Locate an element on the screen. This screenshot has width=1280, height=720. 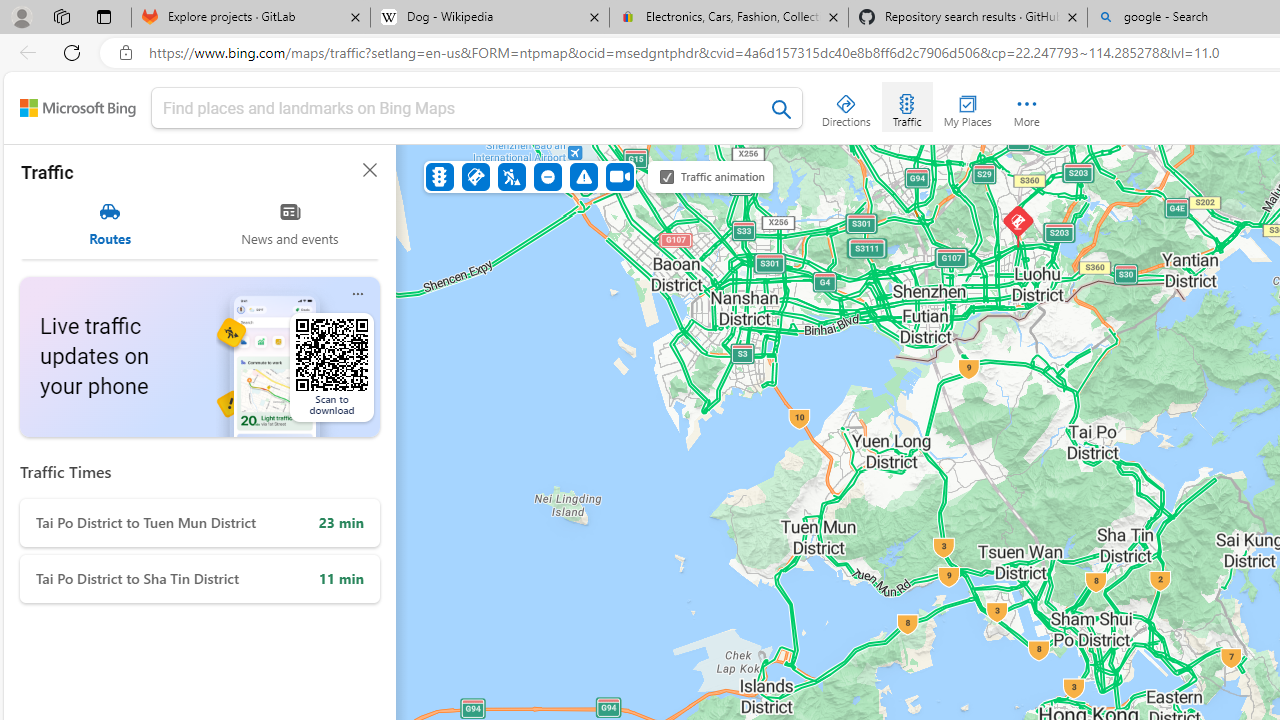
'Accidents' is located at coordinates (475, 175).